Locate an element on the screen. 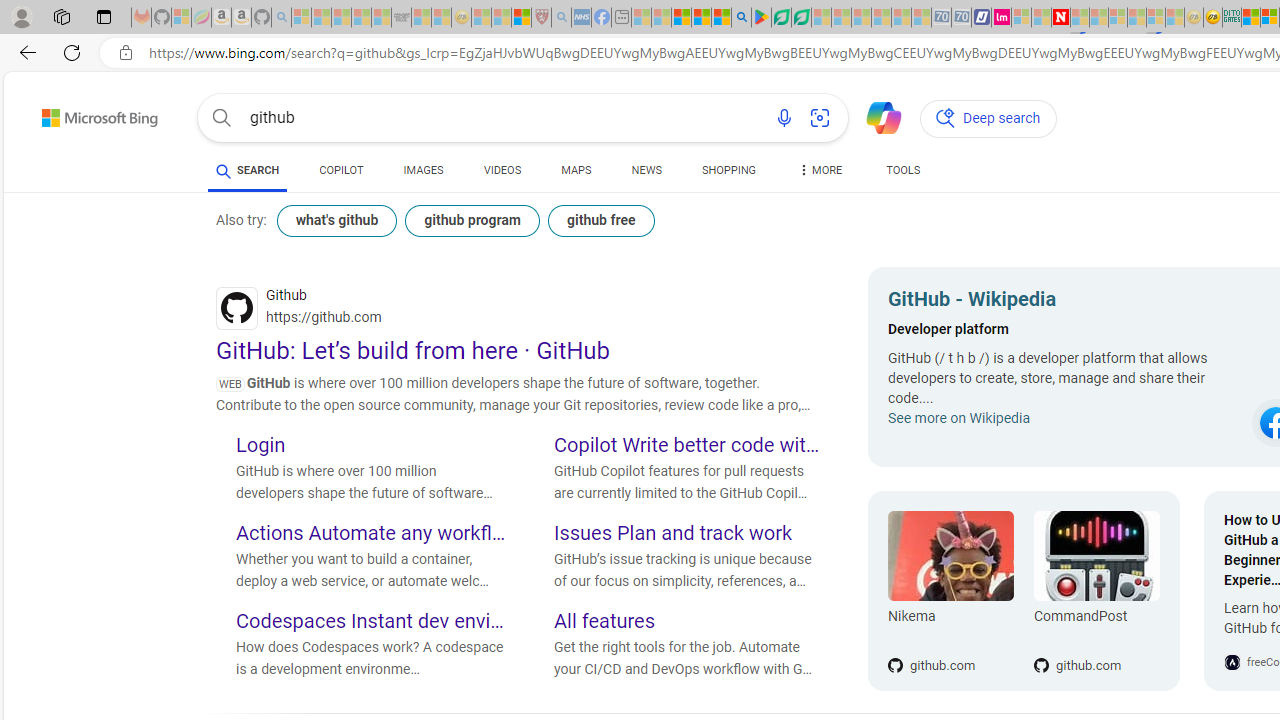 The height and width of the screenshot is (720, 1280). 'COPILOT' is located at coordinates (341, 170).